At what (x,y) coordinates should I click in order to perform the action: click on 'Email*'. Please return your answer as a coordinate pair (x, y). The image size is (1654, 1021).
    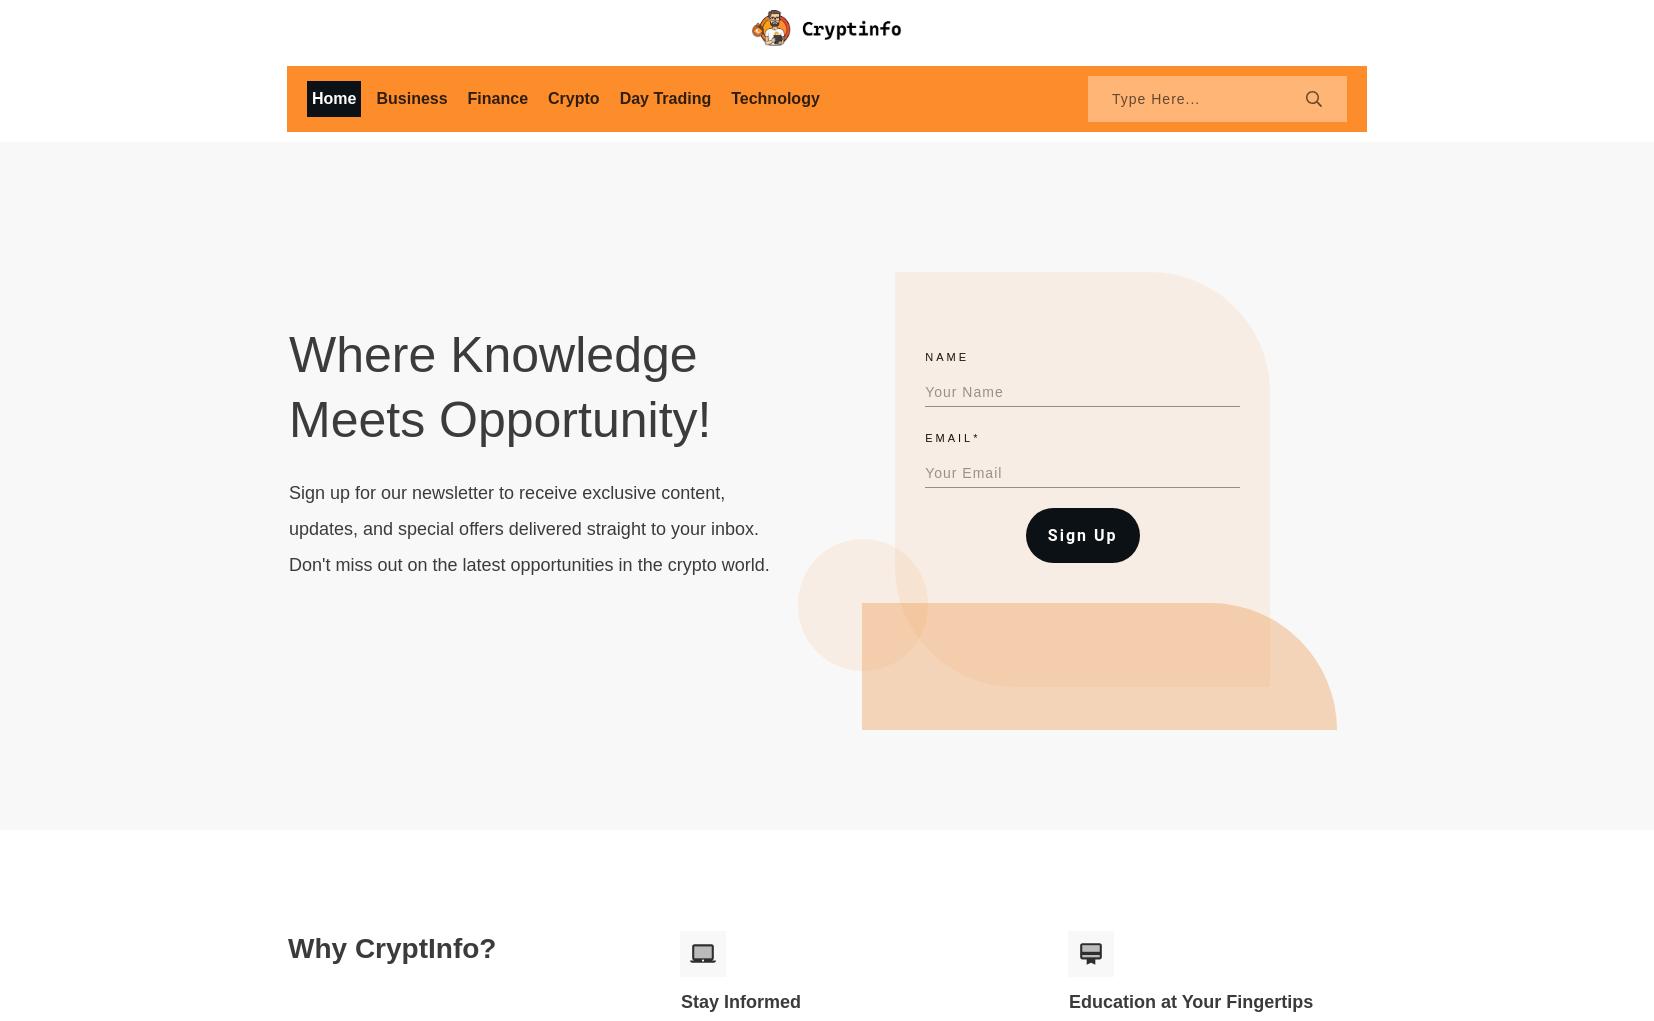
    Looking at the image, I should click on (924, 436).